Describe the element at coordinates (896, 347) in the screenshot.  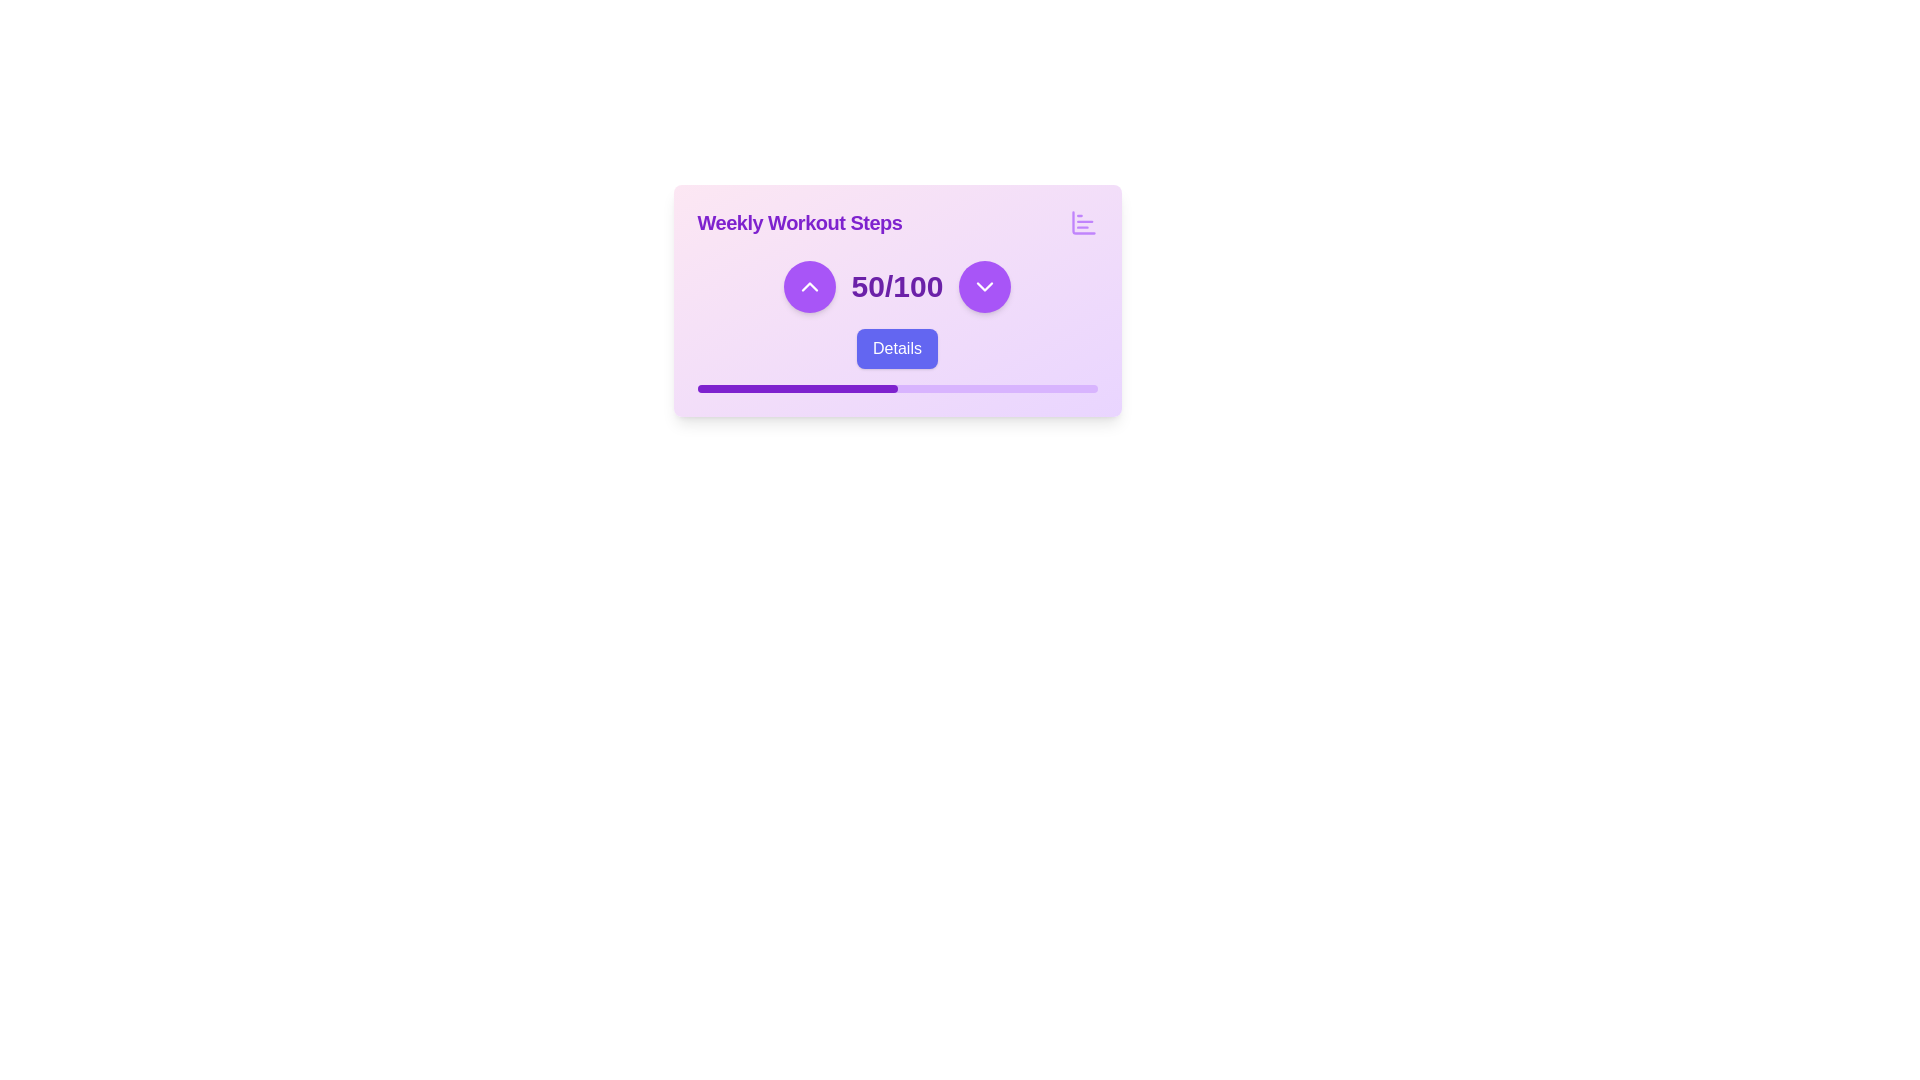
I see `the button located directly below the '50/100' statistic` at that location.